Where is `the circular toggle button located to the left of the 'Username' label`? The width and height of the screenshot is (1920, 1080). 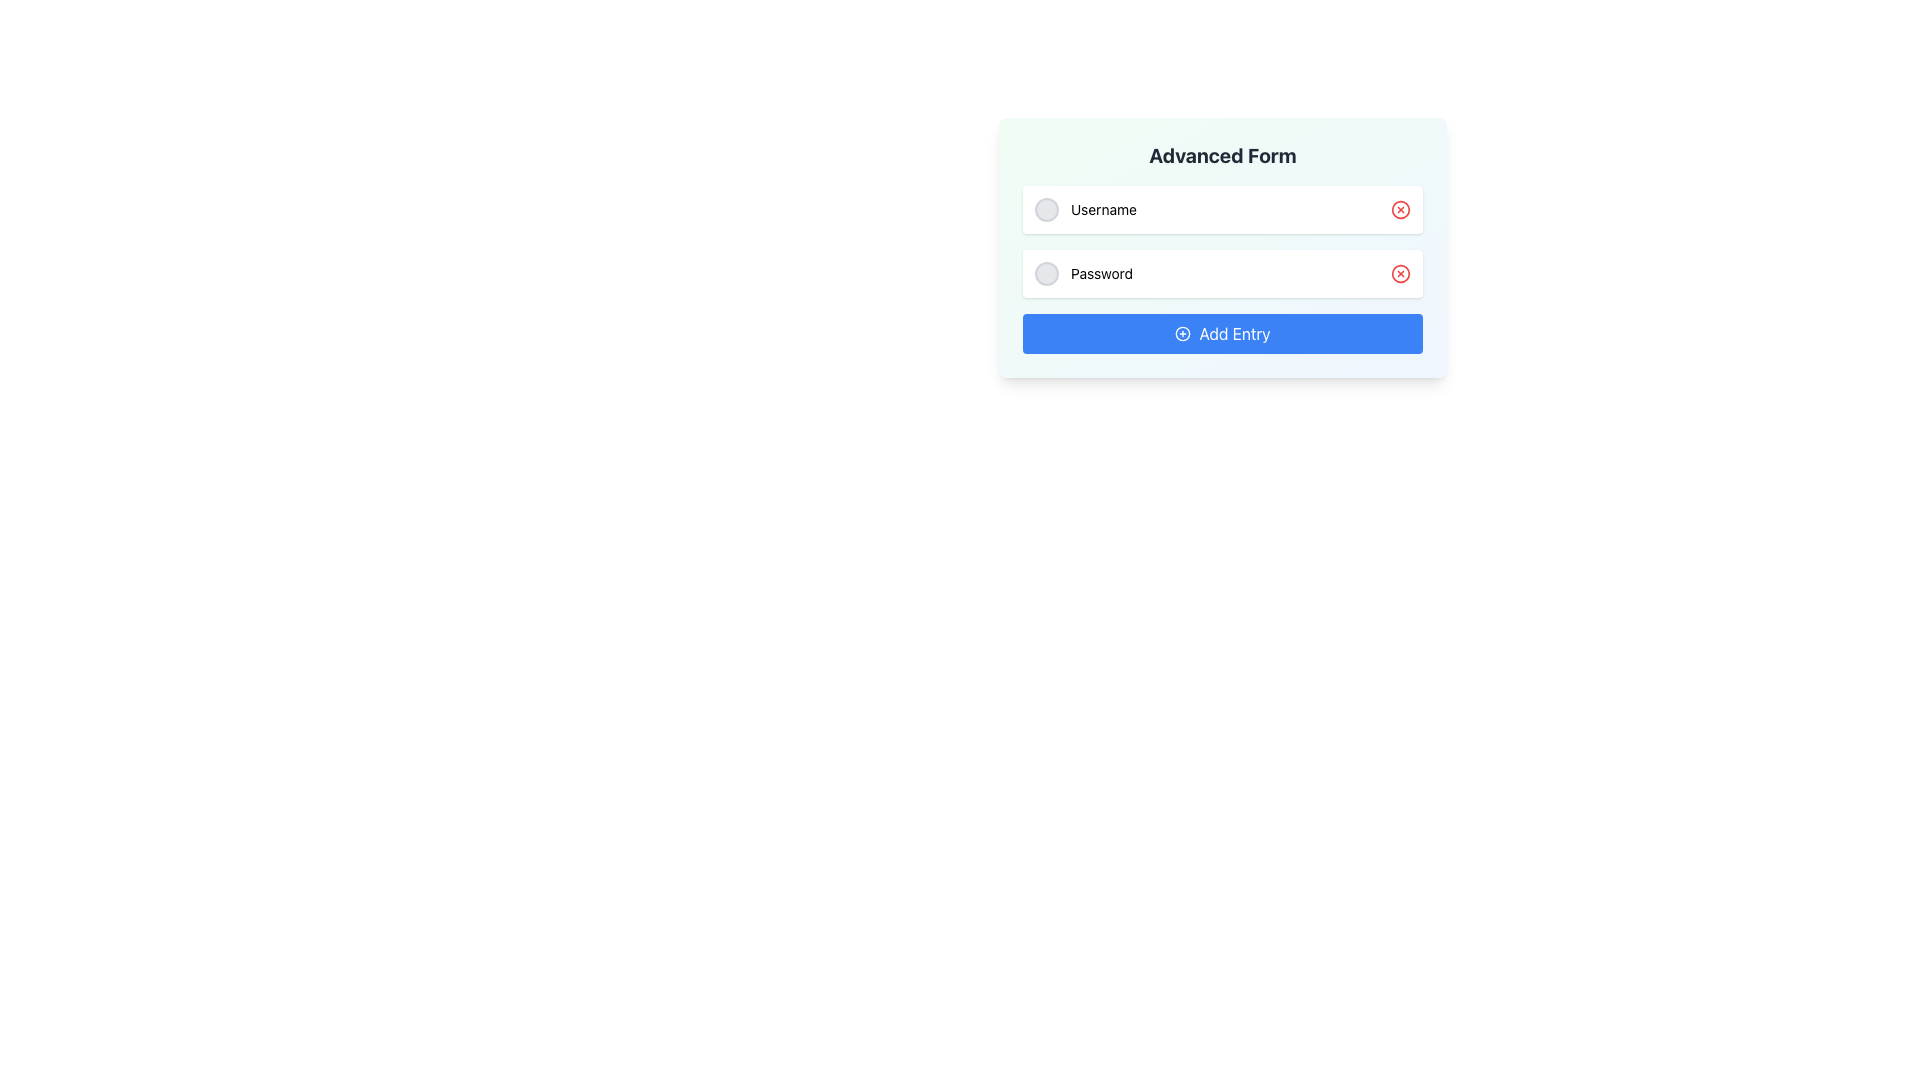 the circular toggle button located to the left of the 'Username' label is located at coordinates (1045, 209).